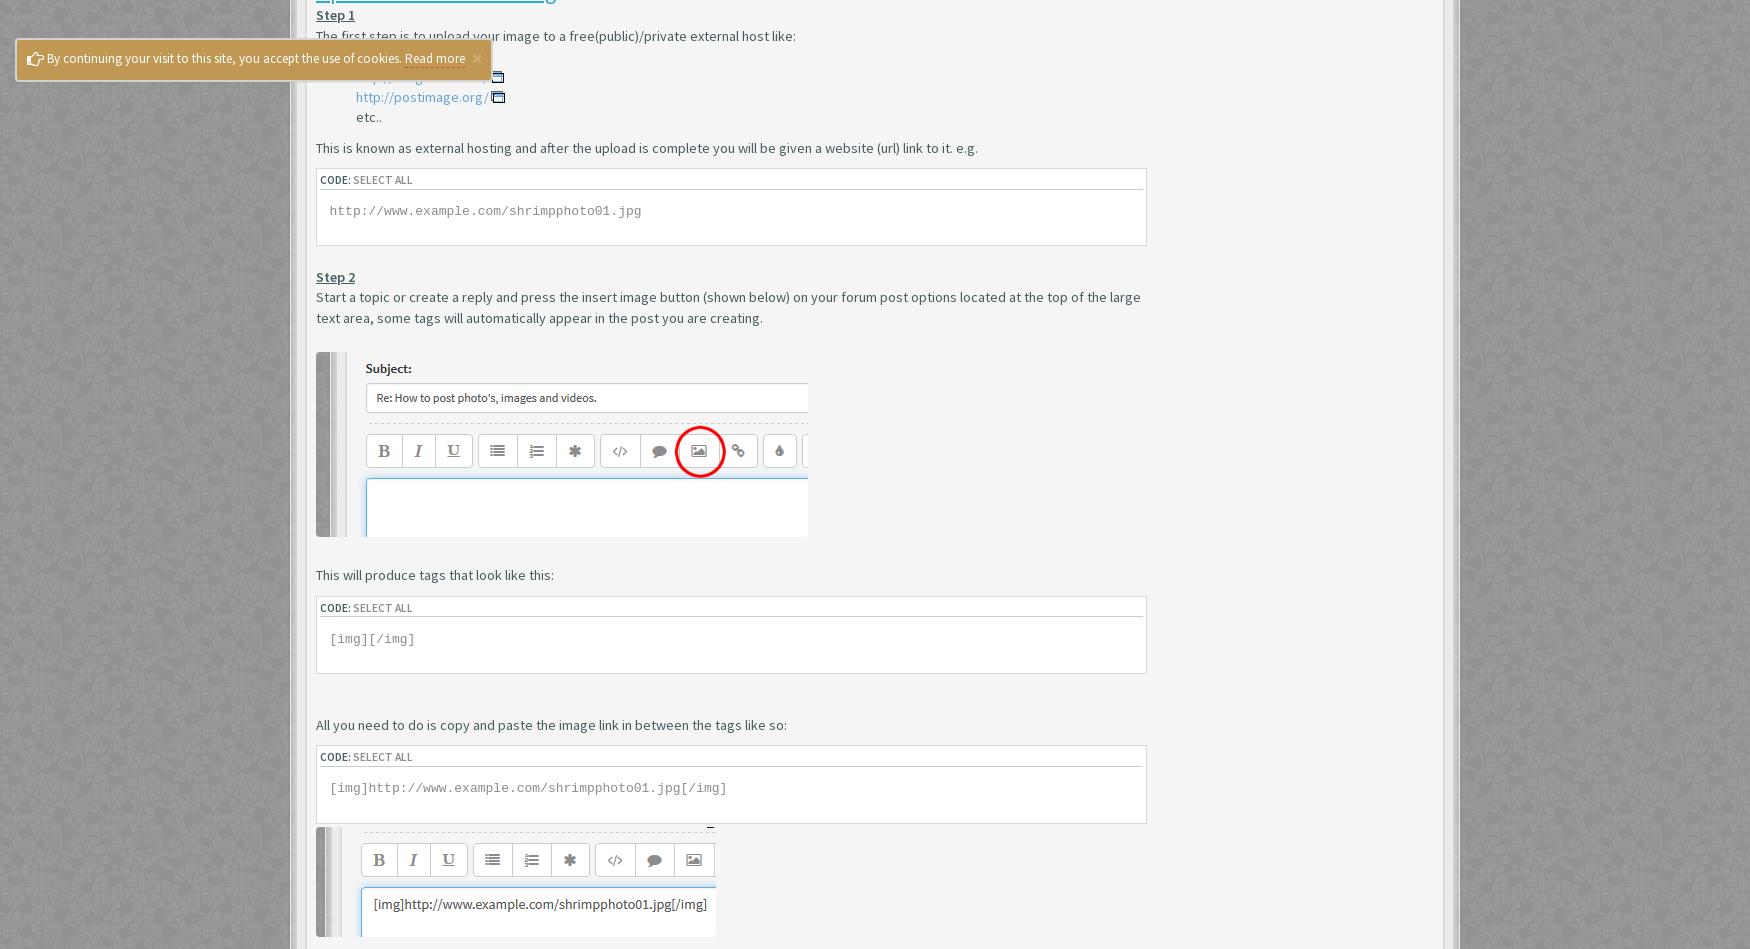  I want to click on 'This is known as external hosting and after the upload is complete you will be given a website (url) link to it. e.g.', so click(645, 147).